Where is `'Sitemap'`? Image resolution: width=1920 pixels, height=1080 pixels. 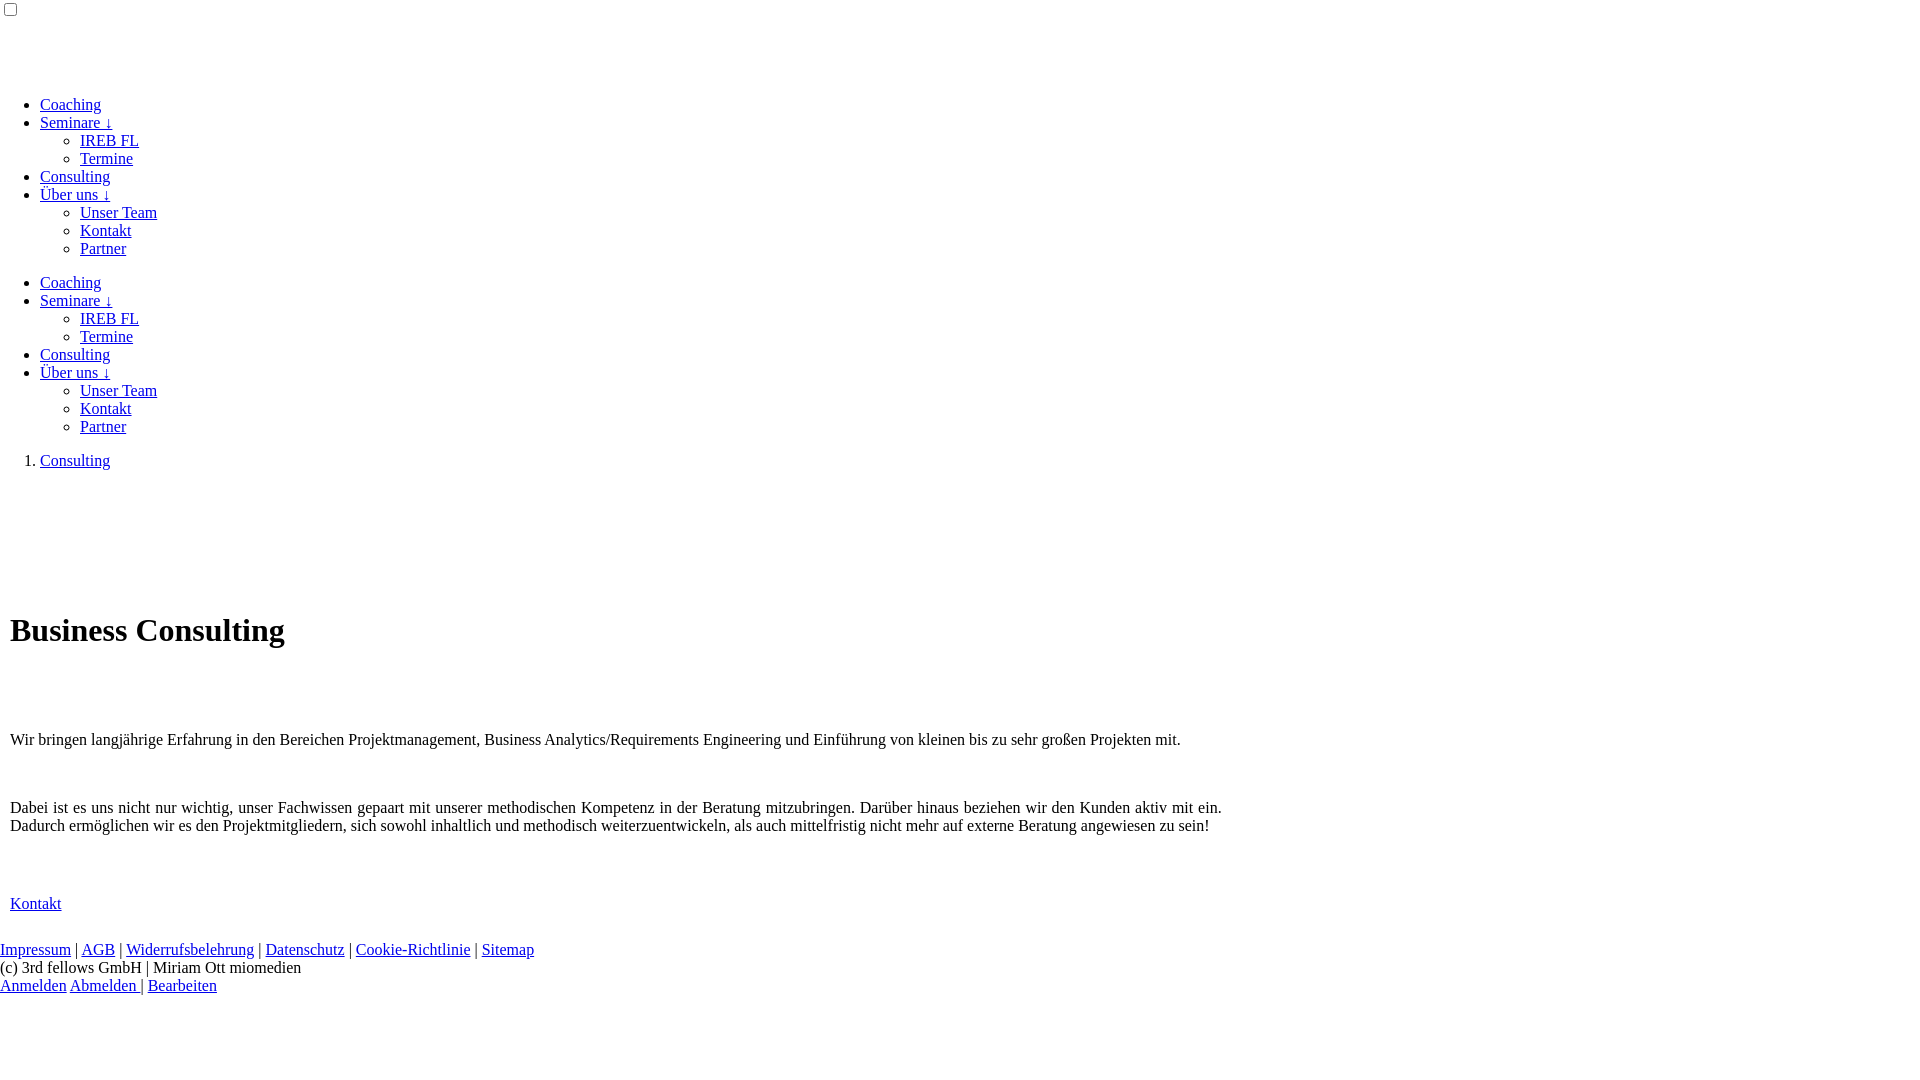
'Sitemap' is located at coordinates (508, 948).